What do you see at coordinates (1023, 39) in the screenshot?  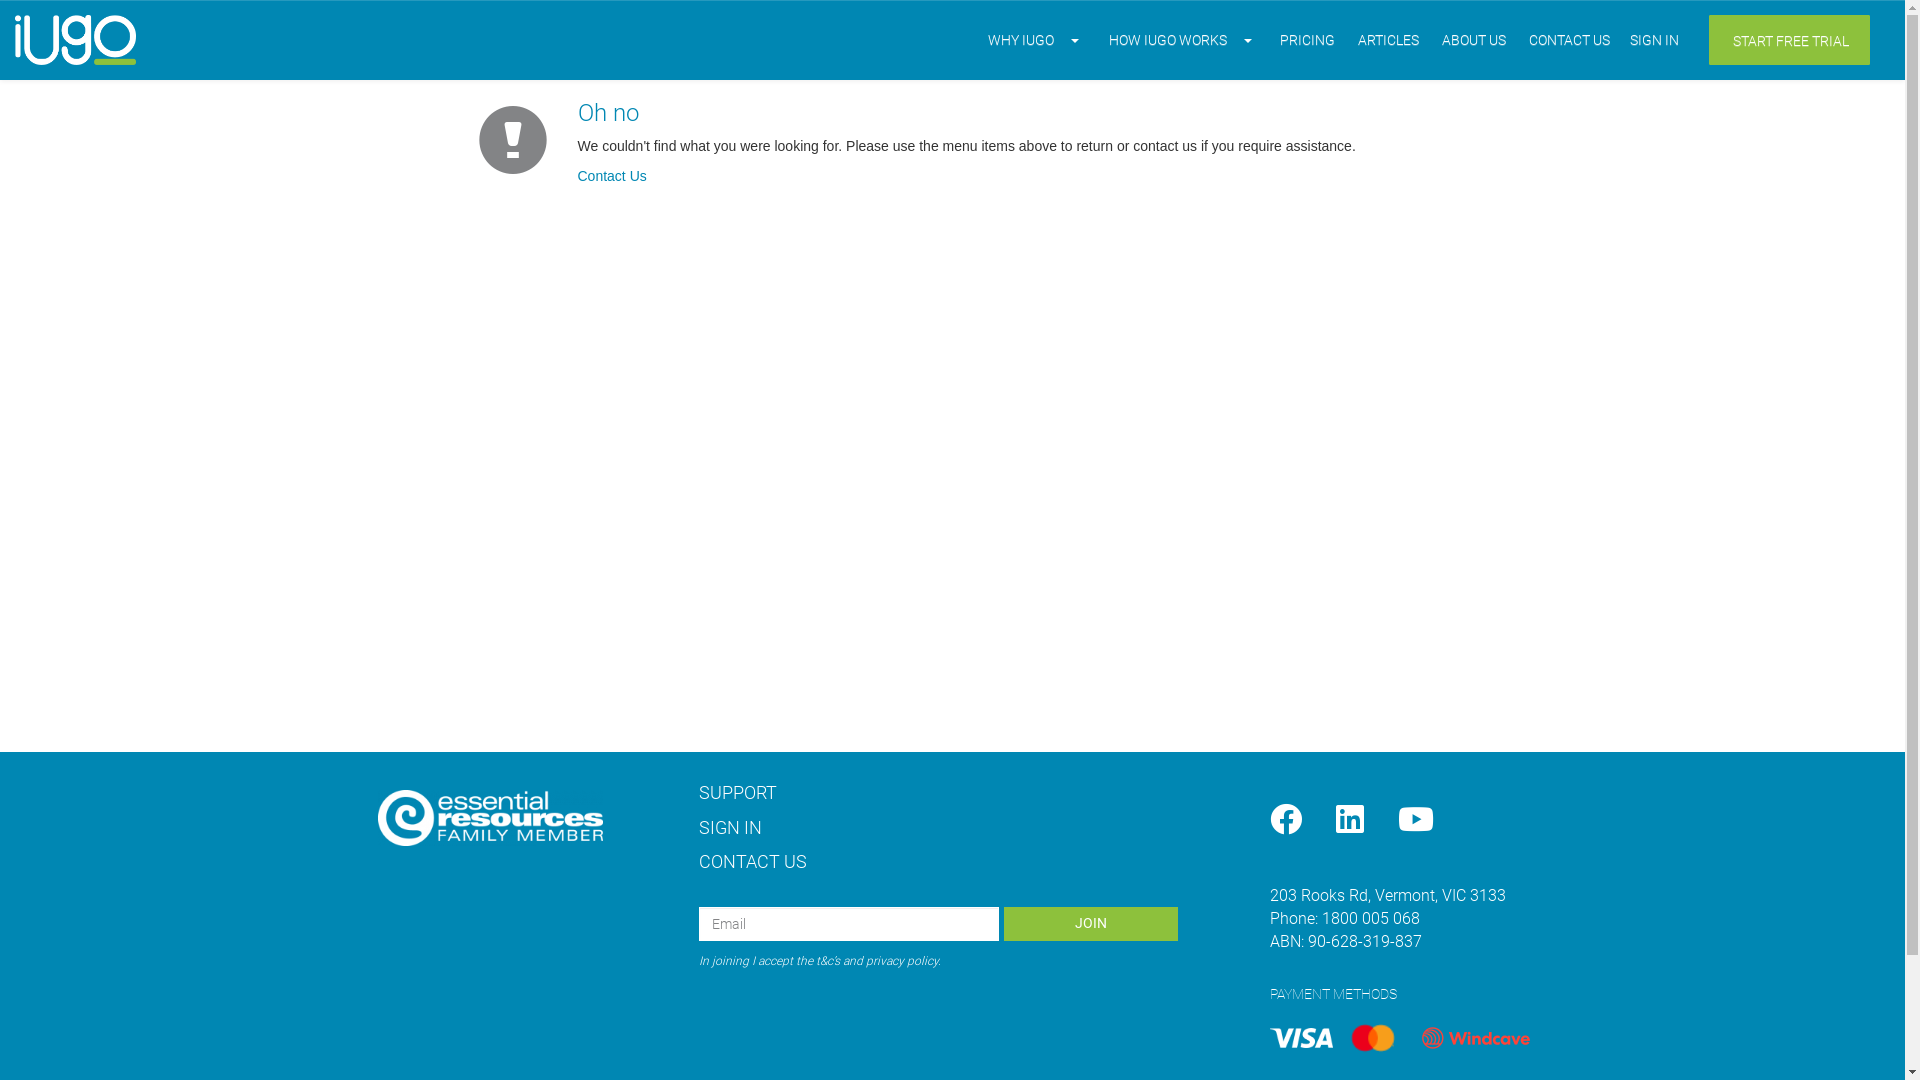 I see `'WHY IUGO'` at bounding box center [1023, 39].